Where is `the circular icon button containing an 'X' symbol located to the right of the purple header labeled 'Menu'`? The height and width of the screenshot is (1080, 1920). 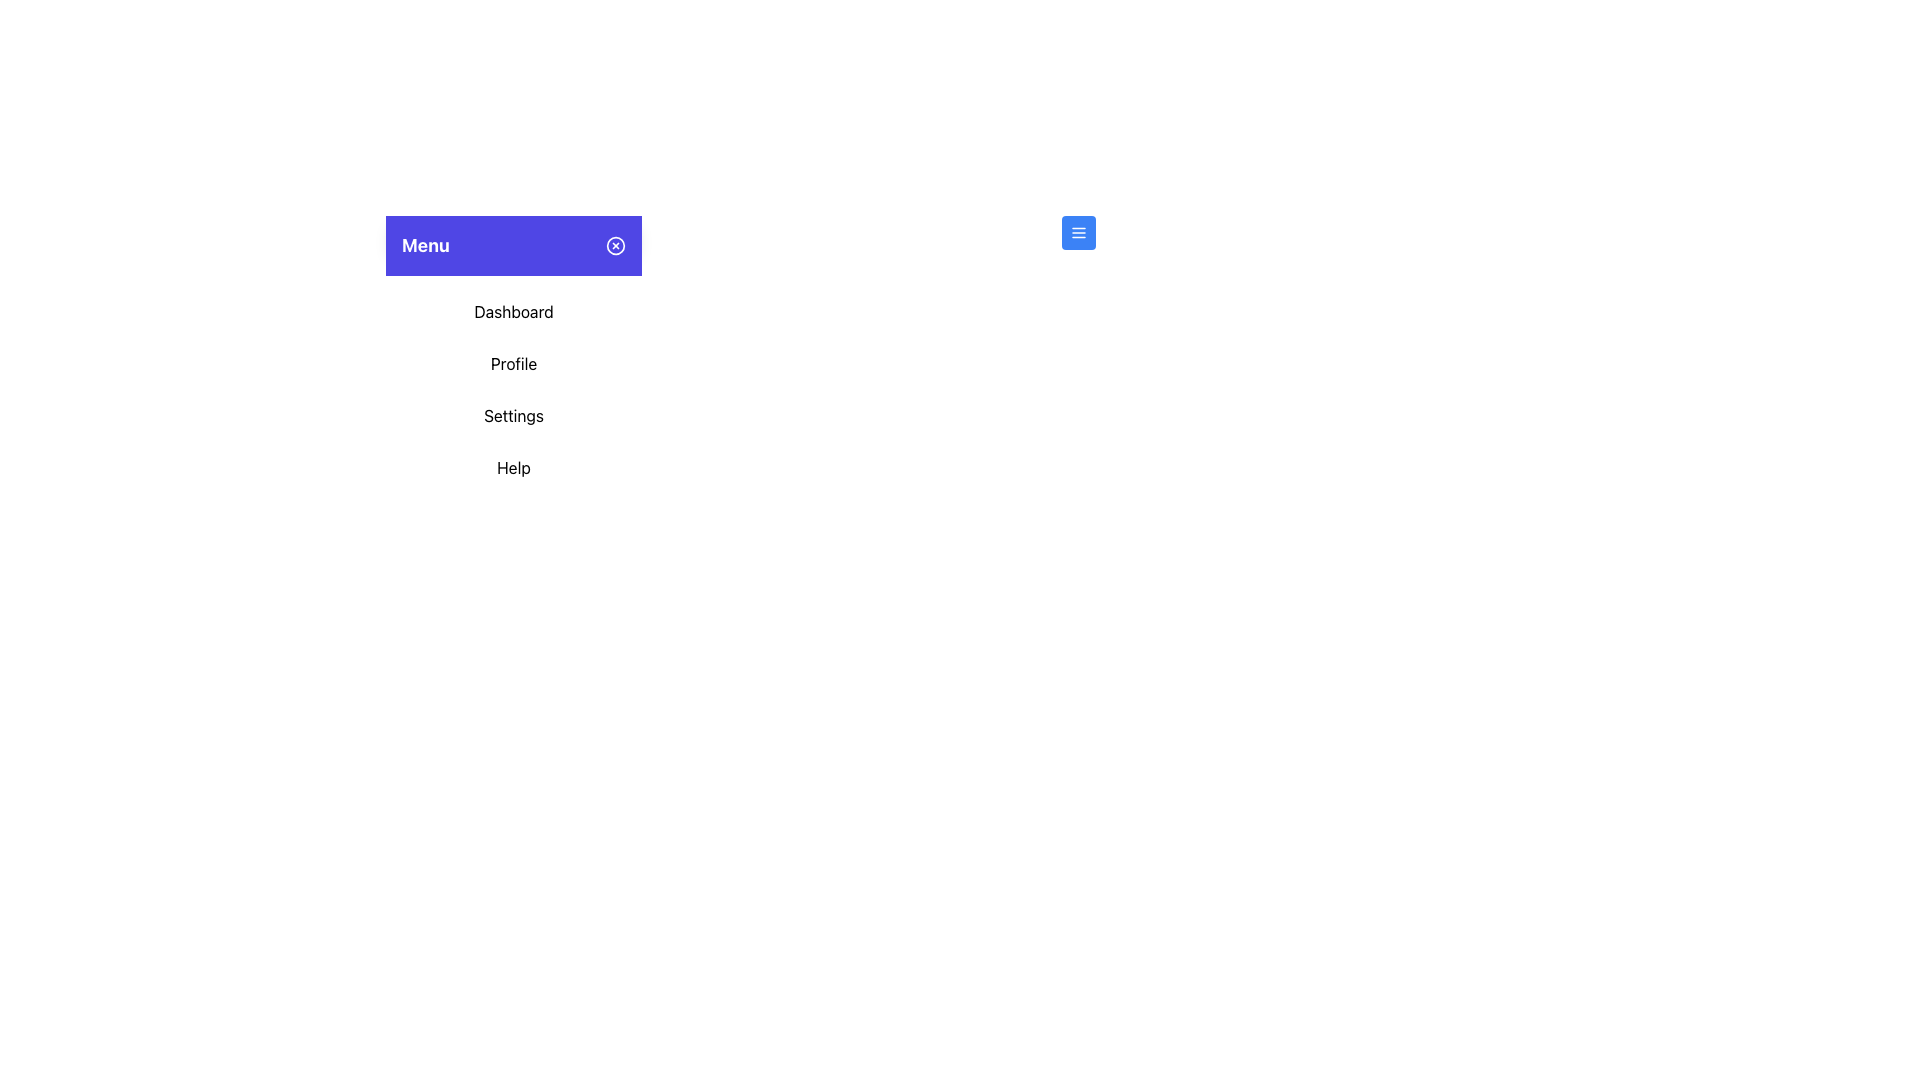 the circular icon button containing an 'X' symbol located to the right of the purple header labeled 'Menu' is located at coordinates (614, 245).